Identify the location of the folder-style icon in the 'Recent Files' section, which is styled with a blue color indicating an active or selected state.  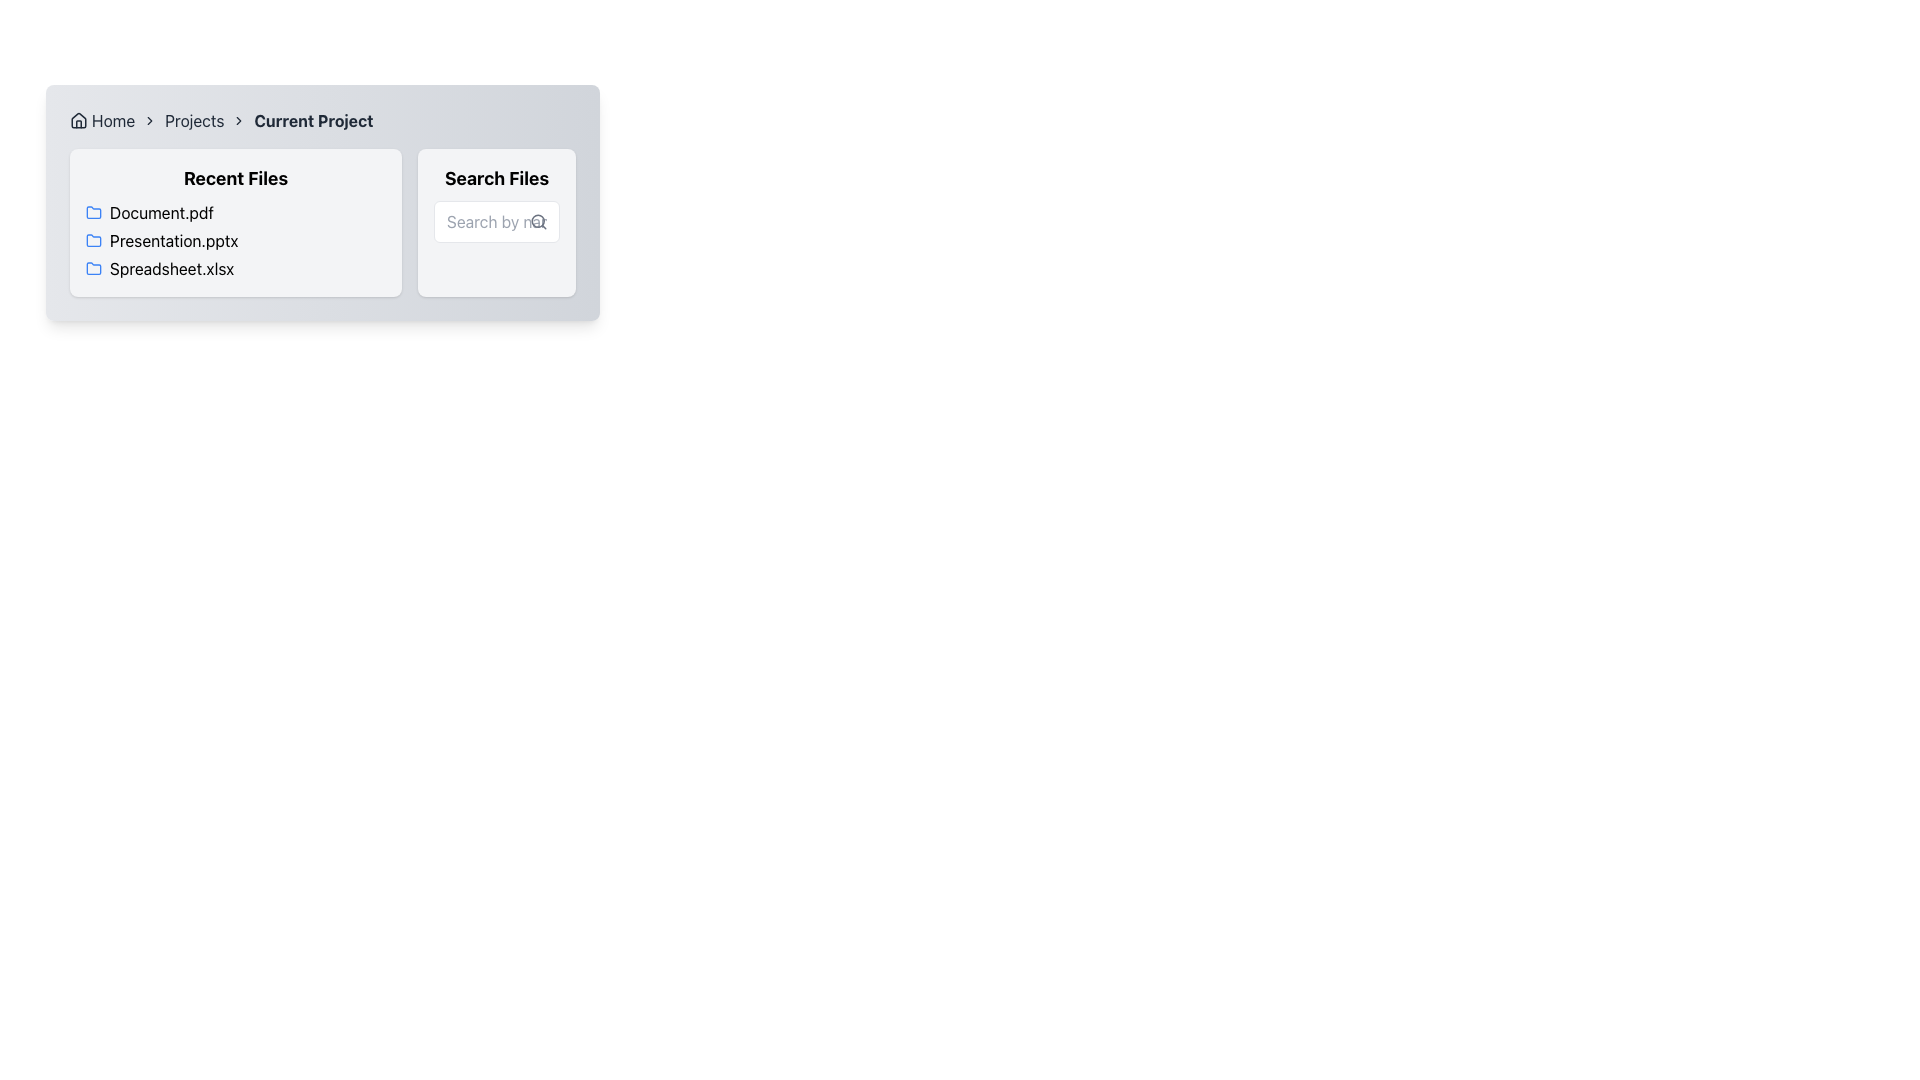
(93, 212).